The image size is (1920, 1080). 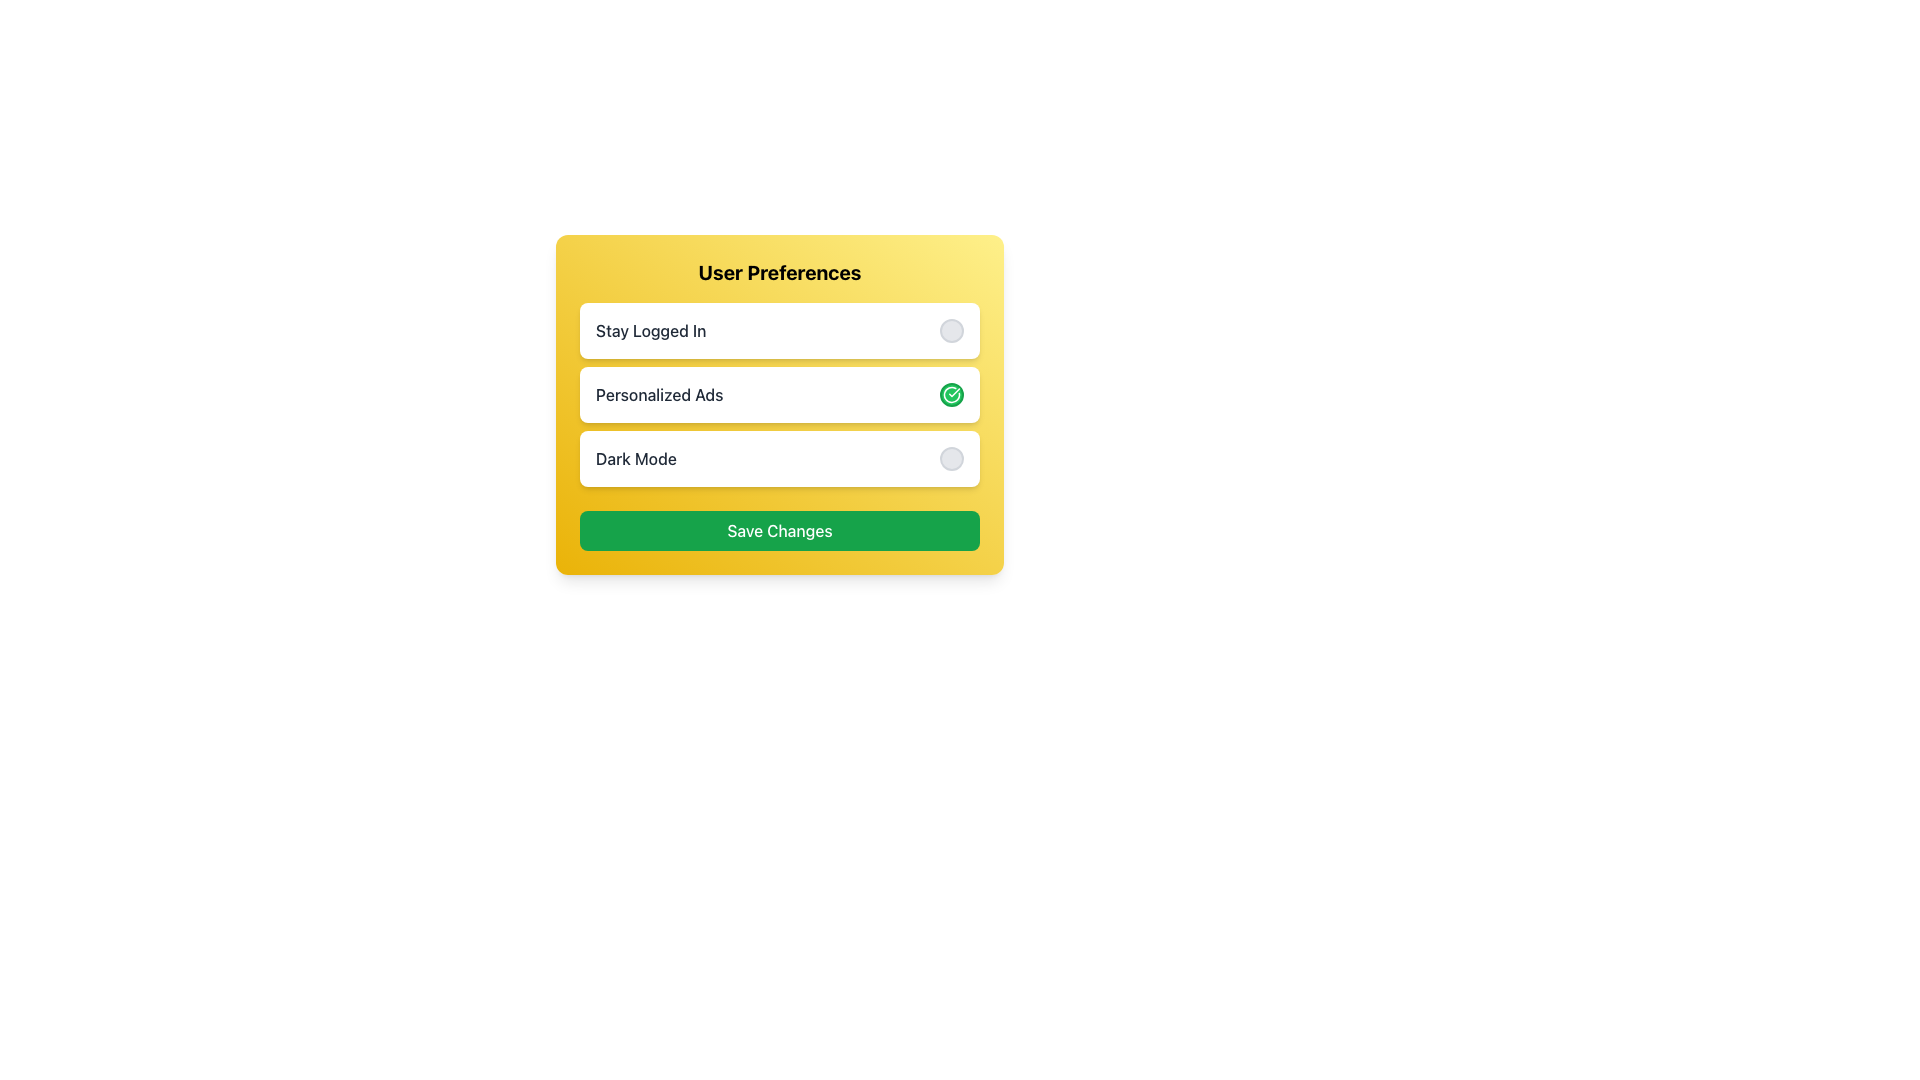 I want to click on the descriptive label associated with the 'Stay Logged In' section, so click(x=651, y=330).